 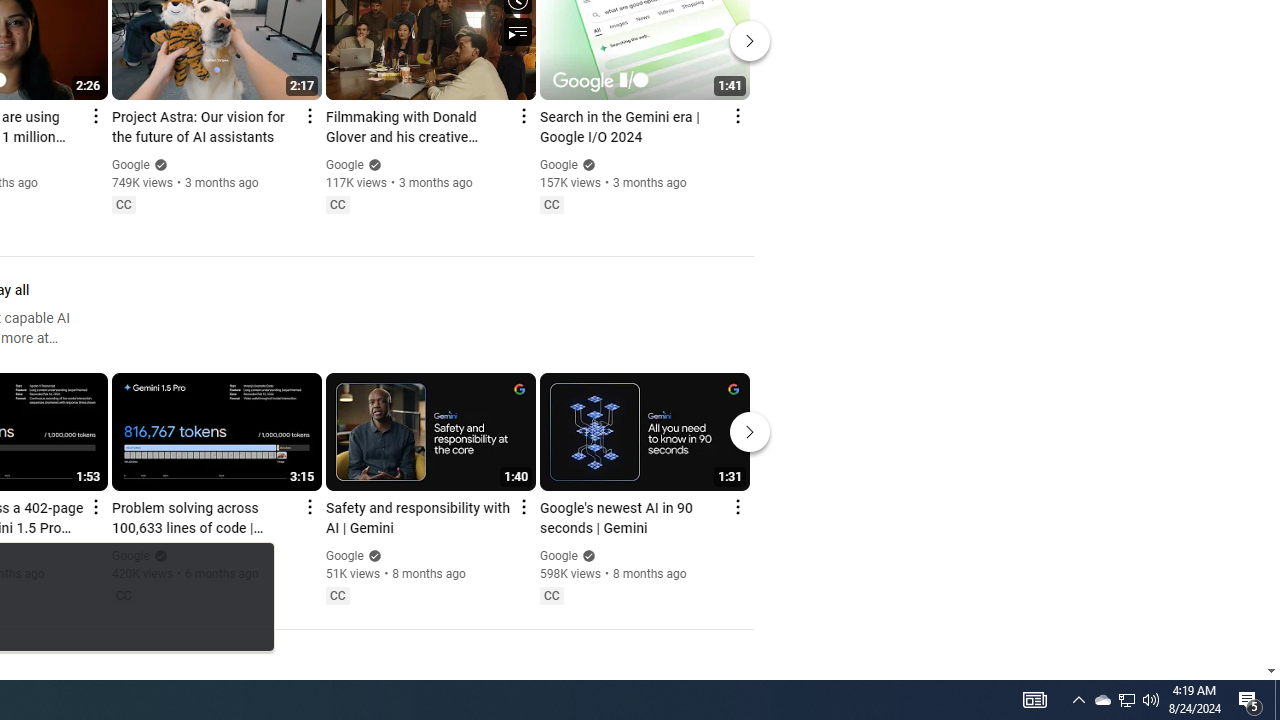 I want to click on 'Next', so click(x=749, y=431).